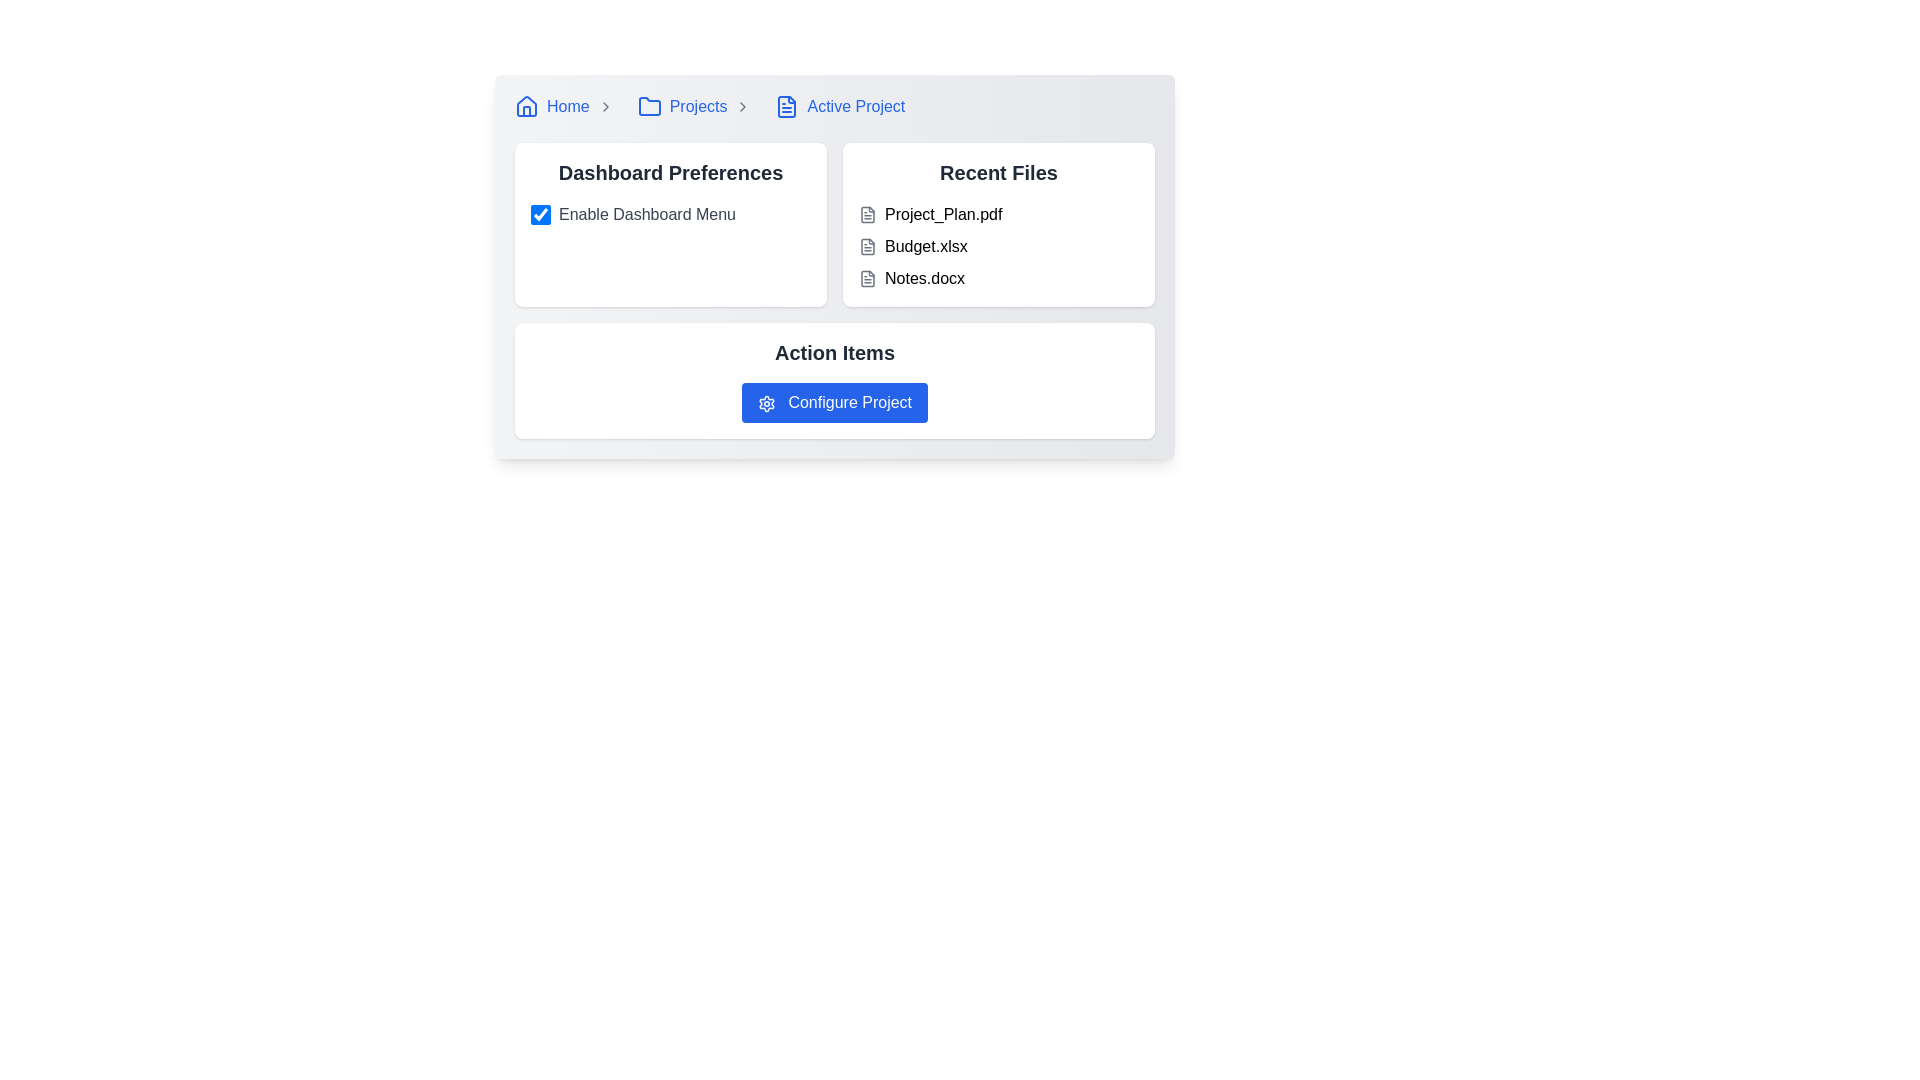 The height and width of the screenshot is (1080, 1920). I want to click on the 'Configure Project' button, which has a blue background and white text, located below the 'Action Items' header, so click(835, 402).